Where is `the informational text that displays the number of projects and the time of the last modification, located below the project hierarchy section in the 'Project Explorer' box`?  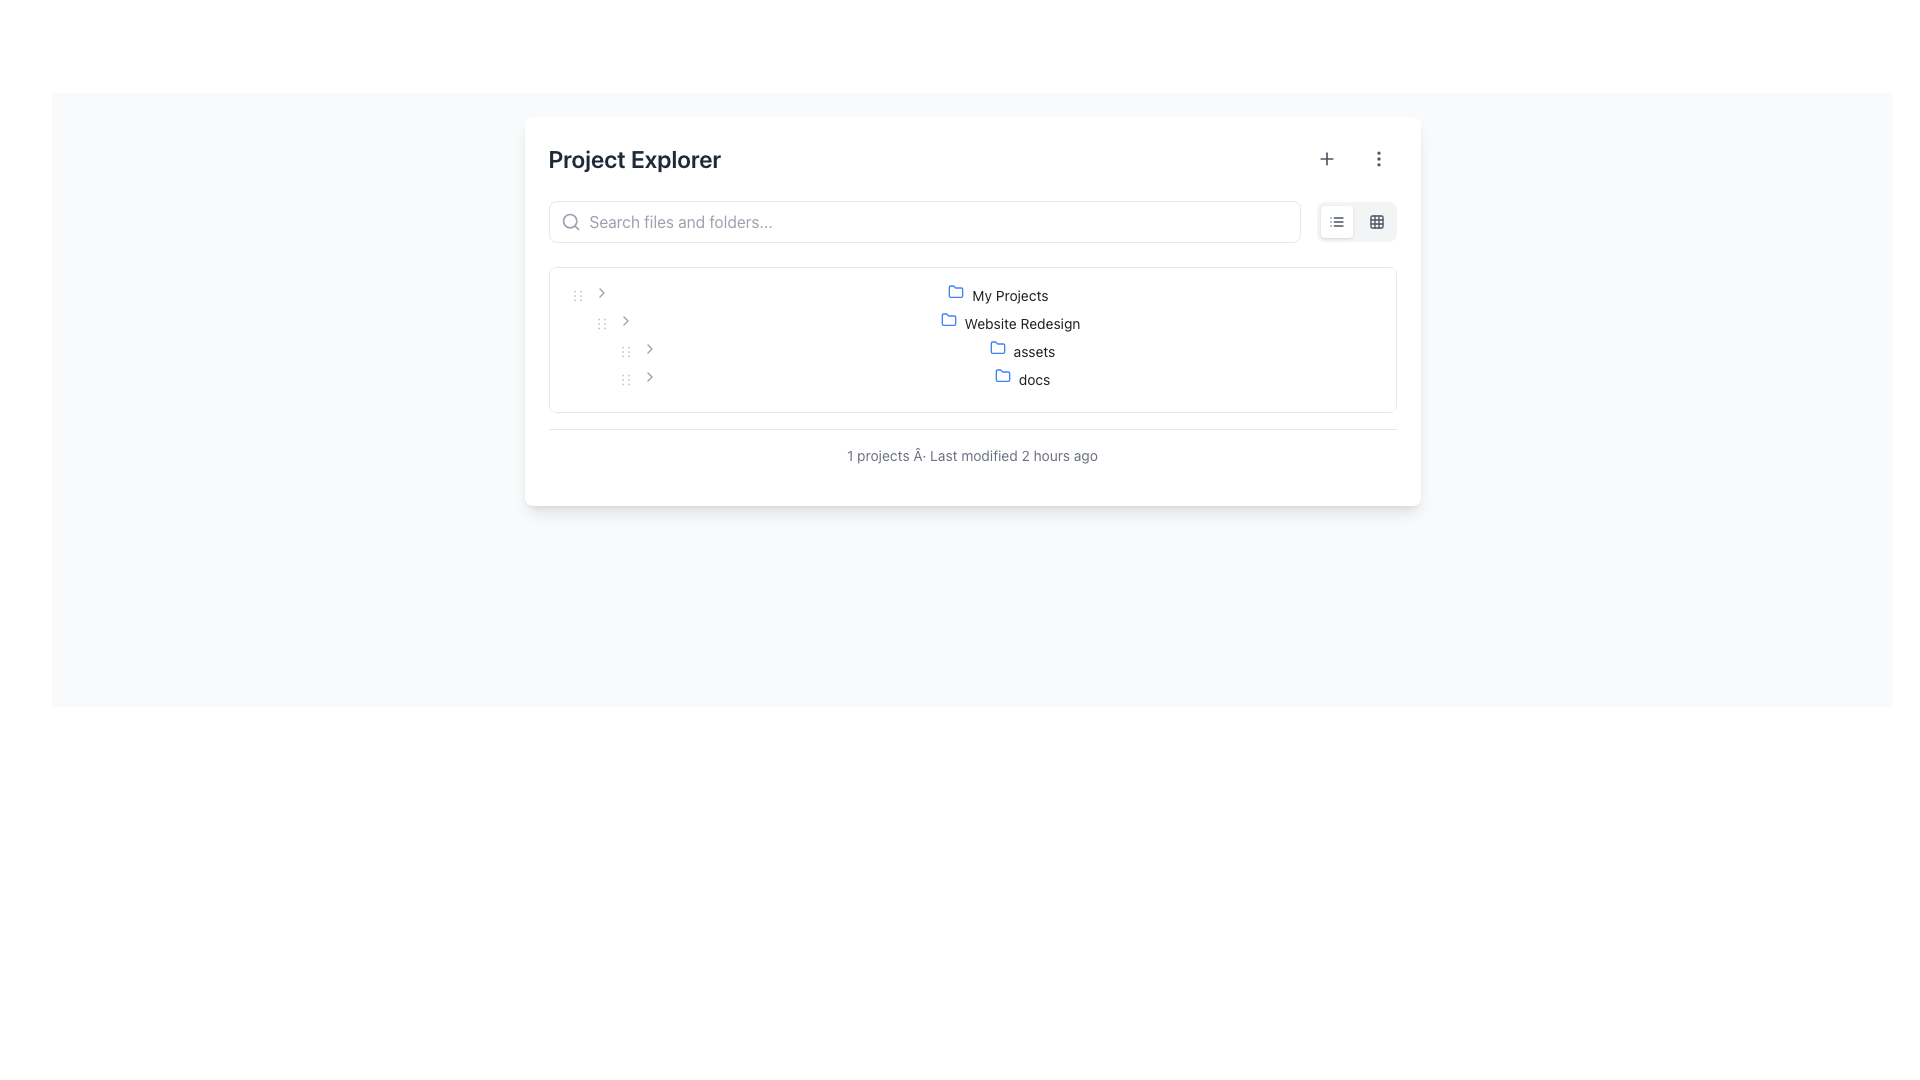
the informational text that displays the number of projects and the time of the last modification, located below the project hierarchy section in the 'Project Explorer' box is located at coordinates (972, 455).